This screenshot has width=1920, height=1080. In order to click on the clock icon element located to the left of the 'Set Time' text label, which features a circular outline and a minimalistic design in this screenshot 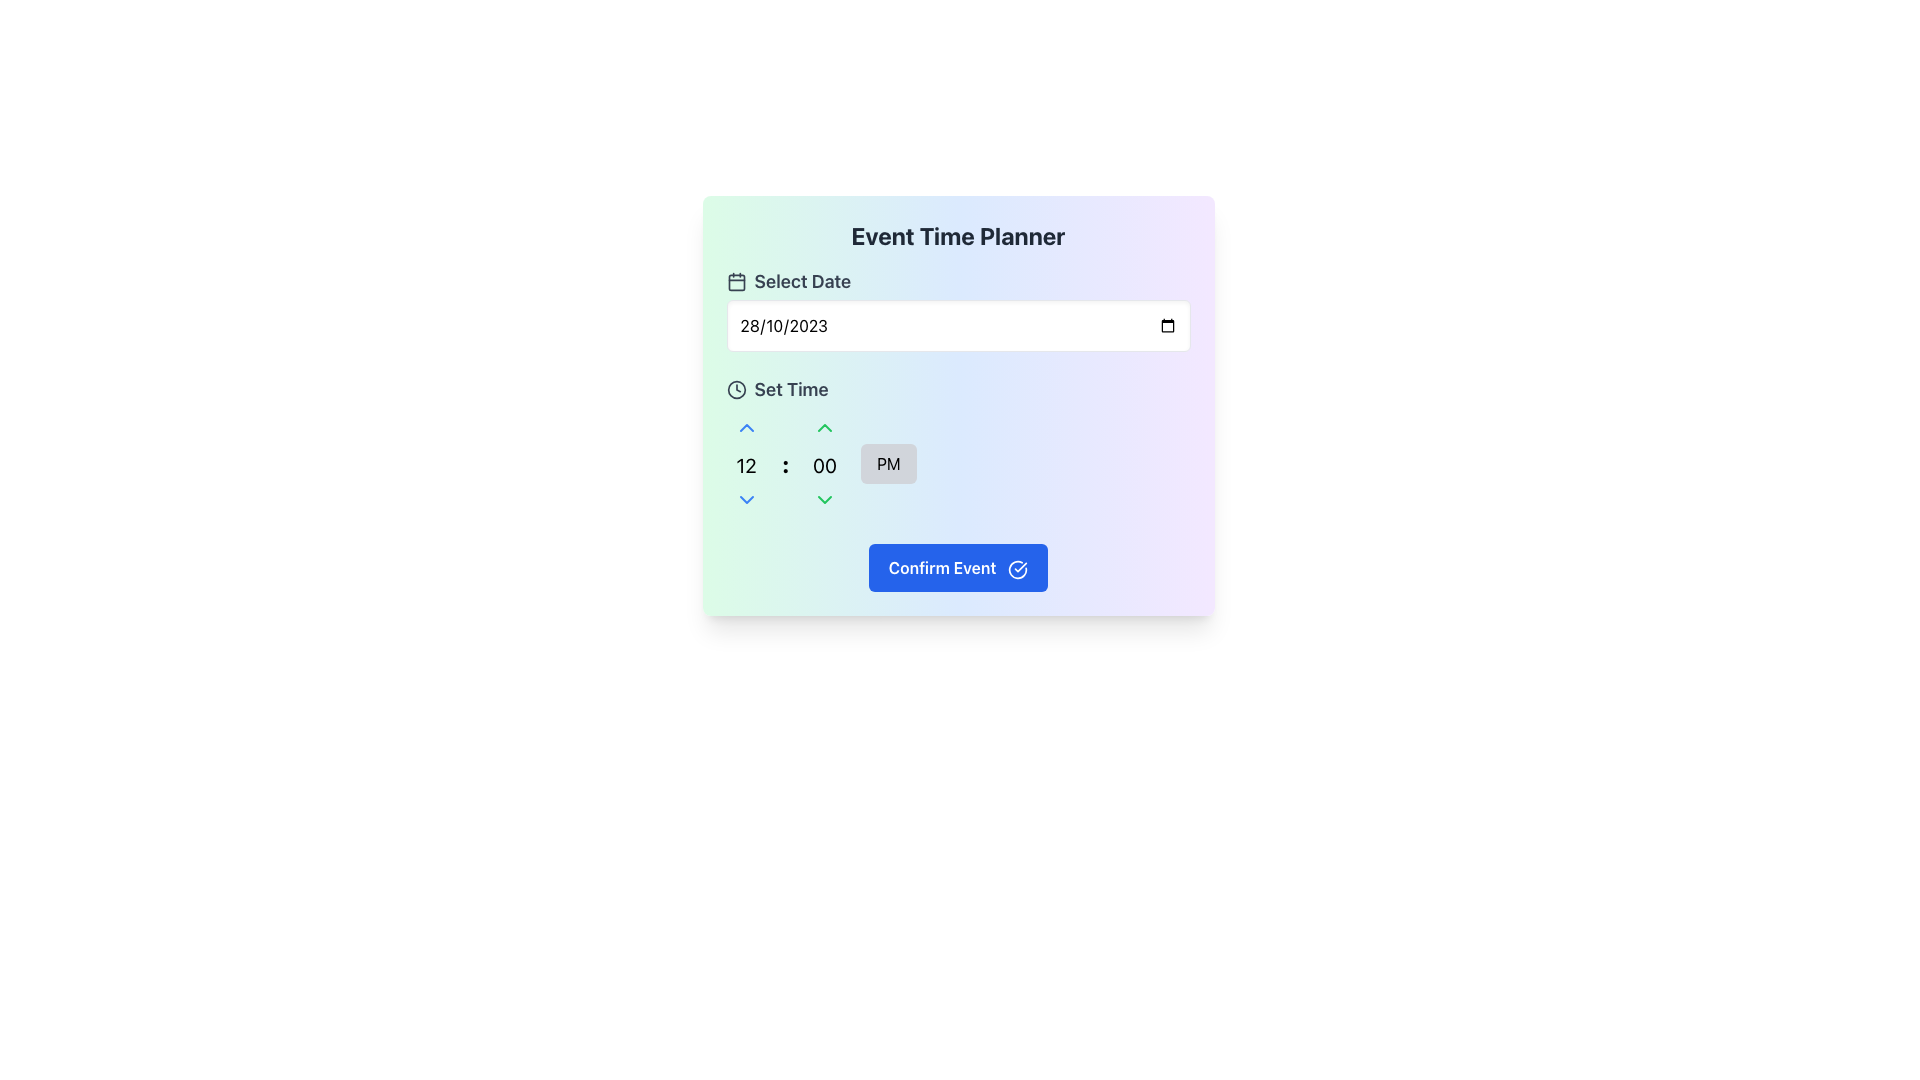, I will do `click(735, 389)`.